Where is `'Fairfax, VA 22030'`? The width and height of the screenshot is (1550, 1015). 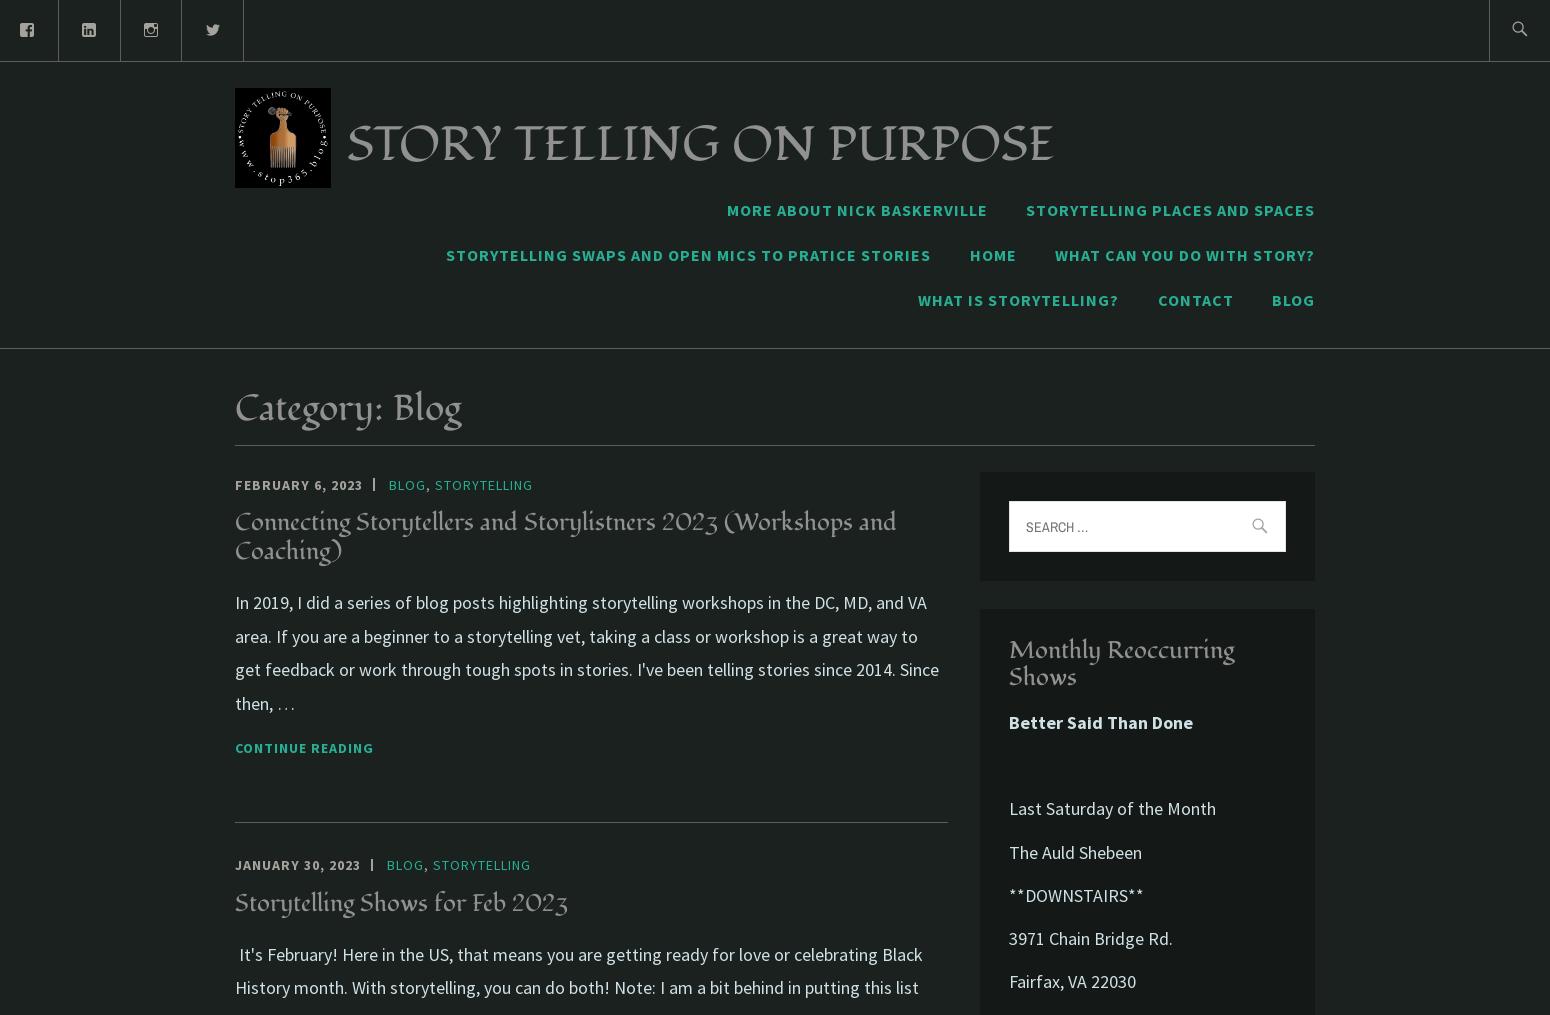
'Fairfax, VA 22030' is located at coordinates (1072, 981).